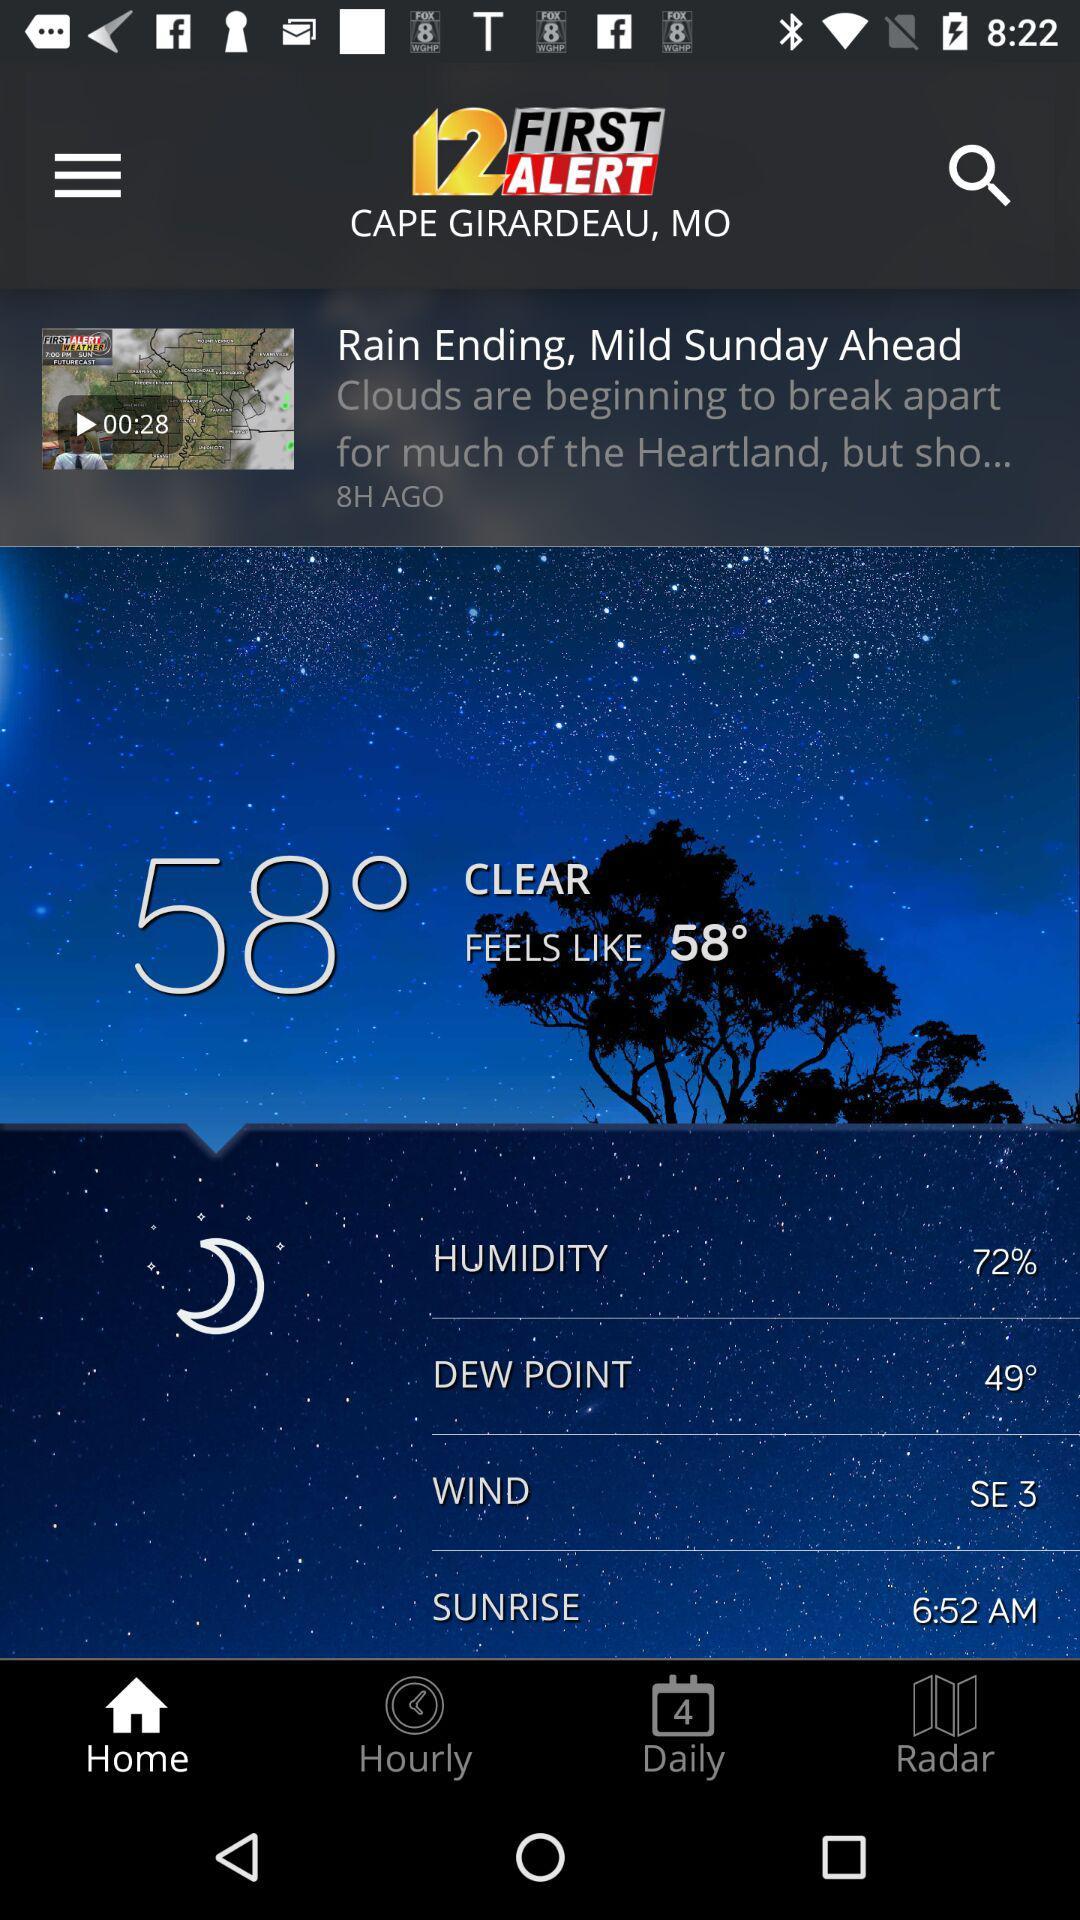 The image size is (1080, 1920). Describe the element at coordinates (413, 1726) in the screenshot. I see `hourly item` at that location.